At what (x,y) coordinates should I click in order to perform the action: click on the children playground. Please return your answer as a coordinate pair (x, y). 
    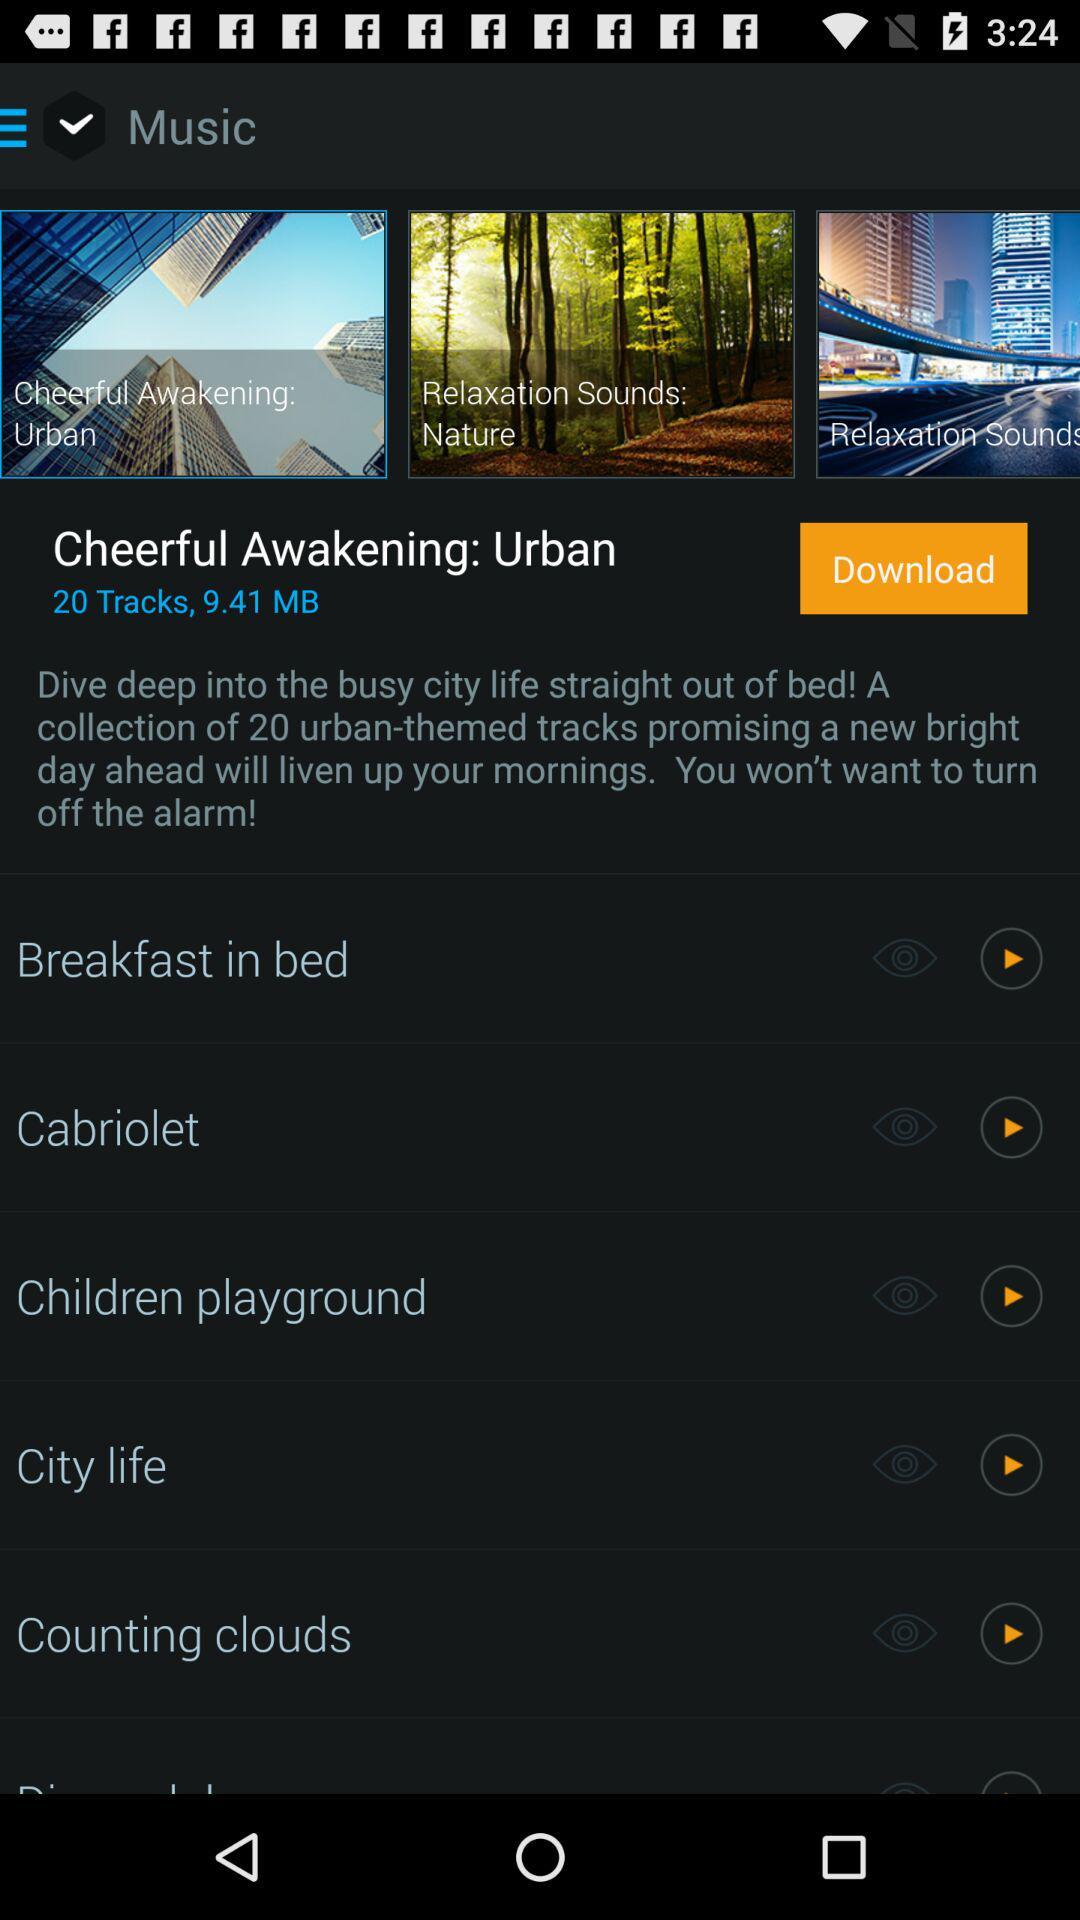
    Looking at the image, I should click on (432, 1295).